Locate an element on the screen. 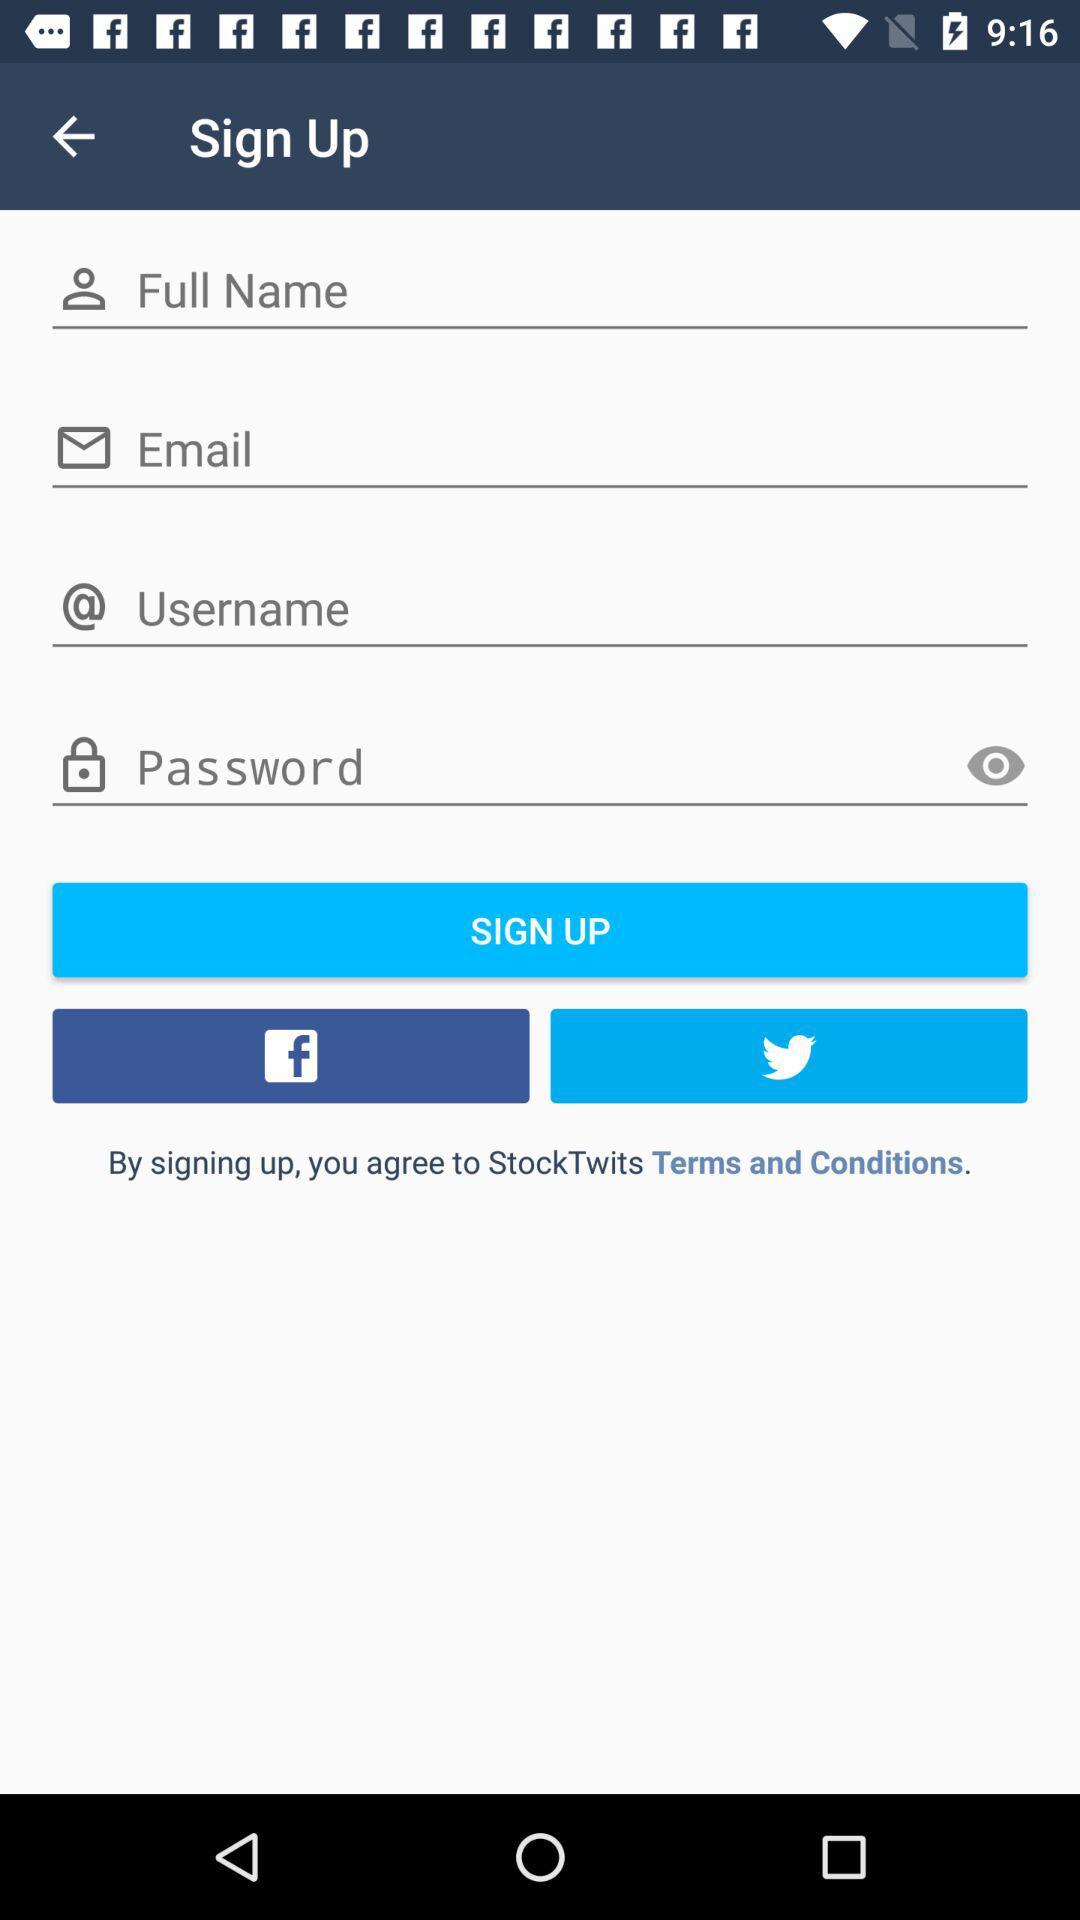 This screenshot has height=1920, width=1080. icon above sign up is located at coordinates (540, 766).